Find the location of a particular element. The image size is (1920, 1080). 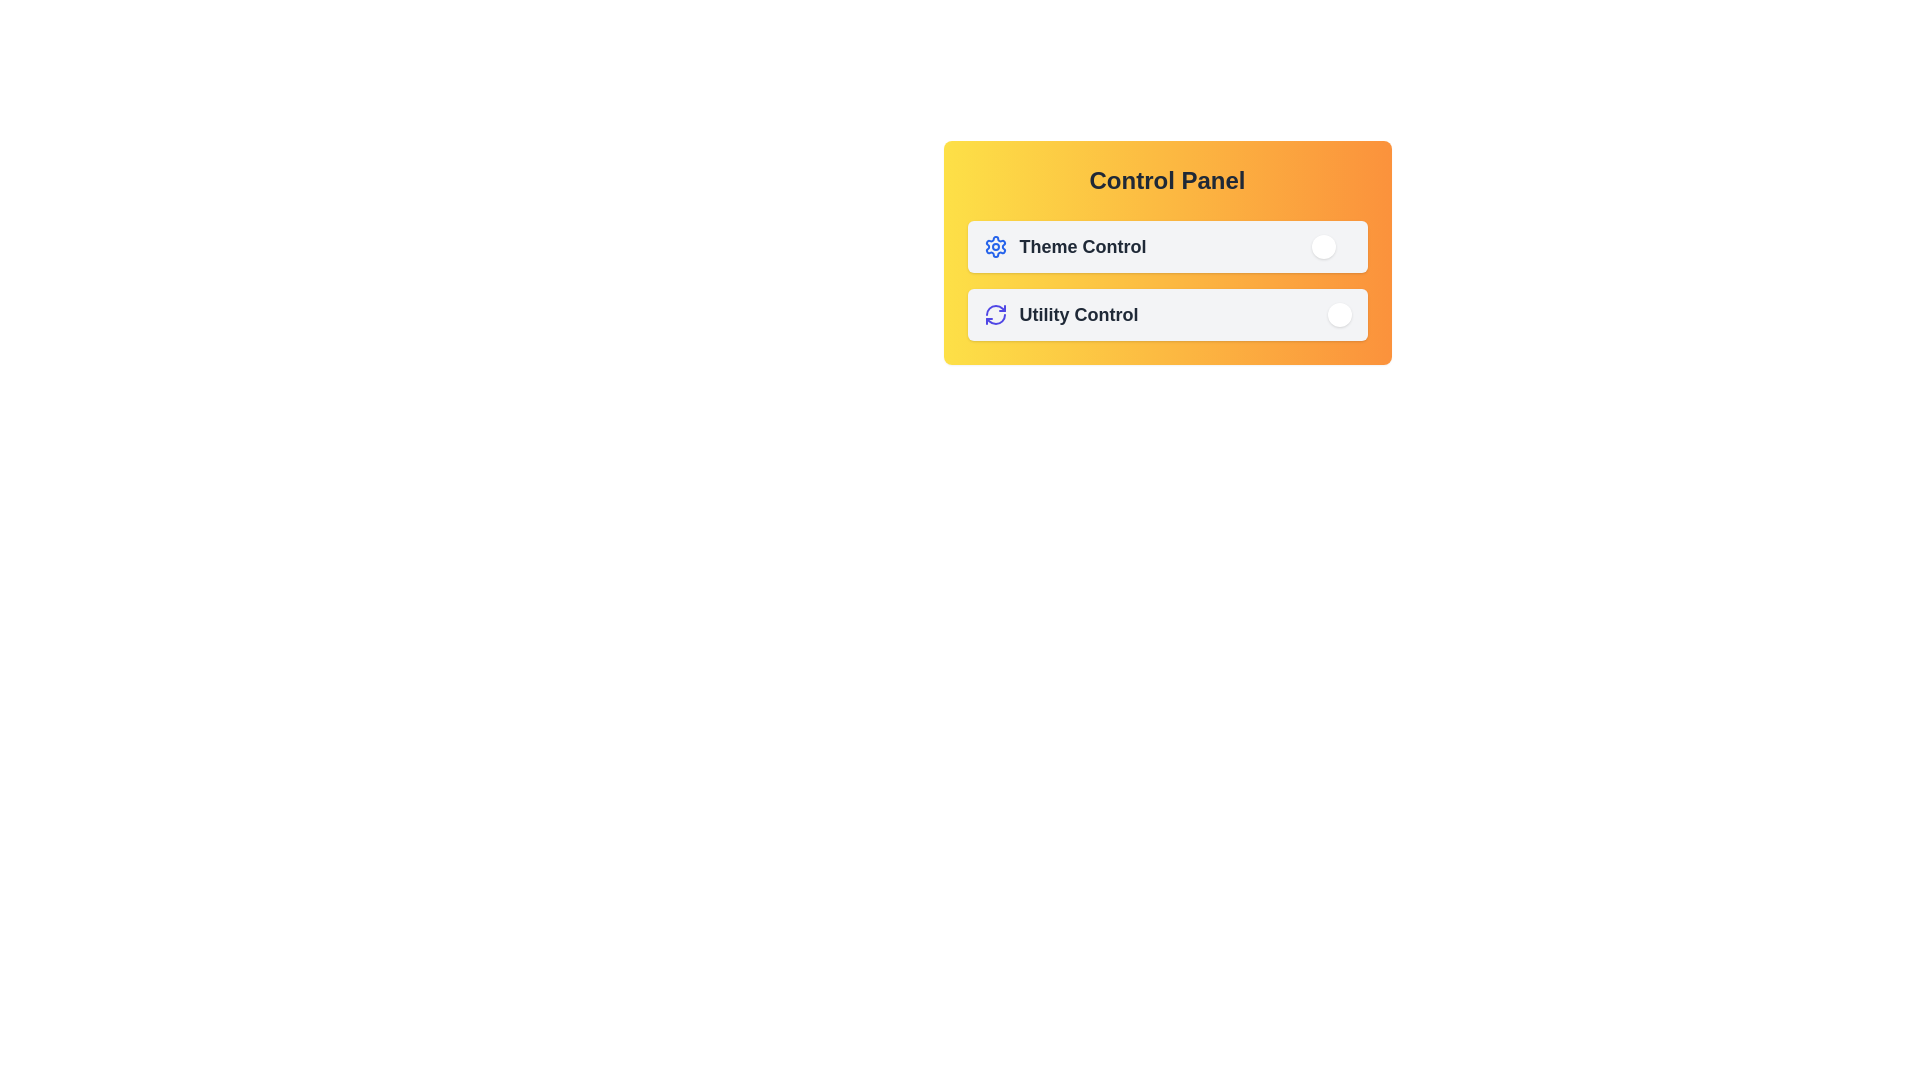

the theme control icon located to the left of the 'Theme Control' text in the first row of the 'Control Panel' interface is located at coordinates (995, 245).